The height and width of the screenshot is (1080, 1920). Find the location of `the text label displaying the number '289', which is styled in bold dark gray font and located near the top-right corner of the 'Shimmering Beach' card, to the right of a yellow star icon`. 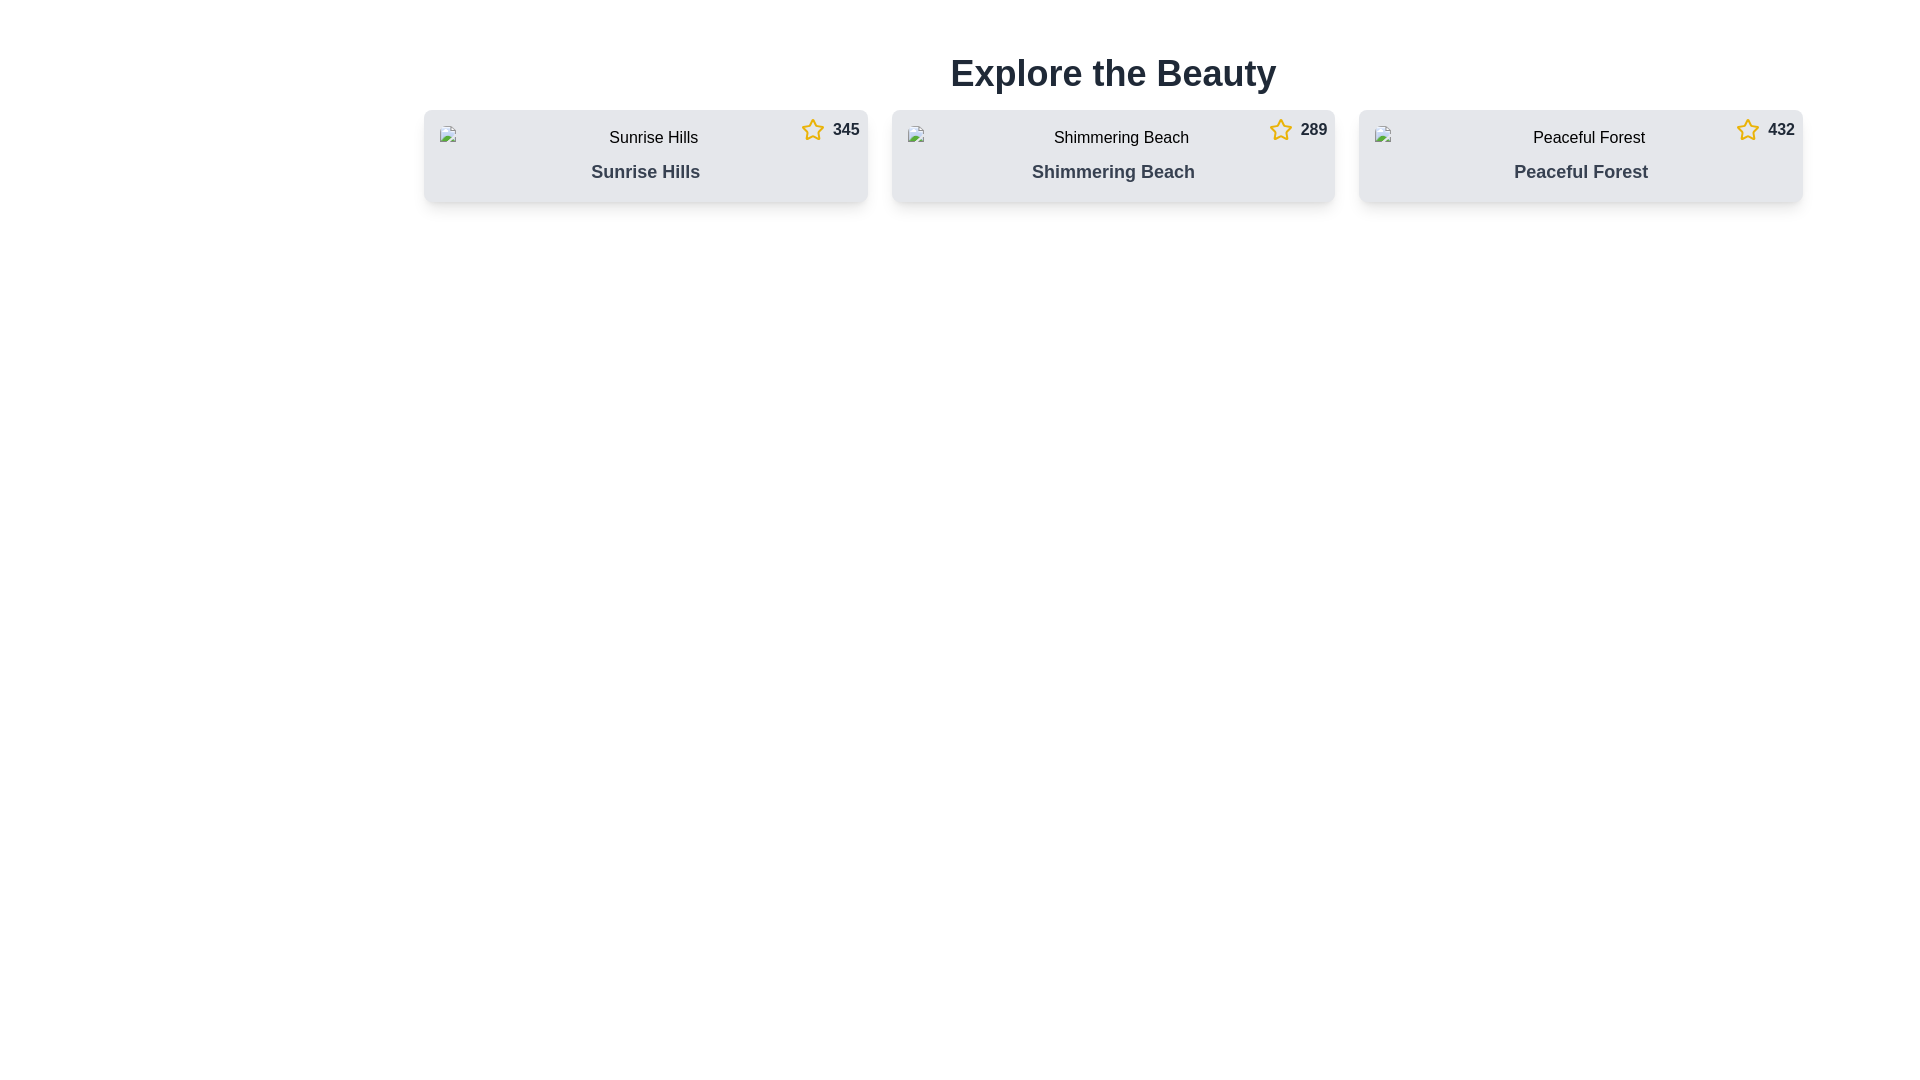

the text label displaying the number '289', which is styled in bold dark gray font and located near the top-right corner of the 'Shimmering Beach' card, to the right of a yellow star icon is located at coordinates (1314, 130).